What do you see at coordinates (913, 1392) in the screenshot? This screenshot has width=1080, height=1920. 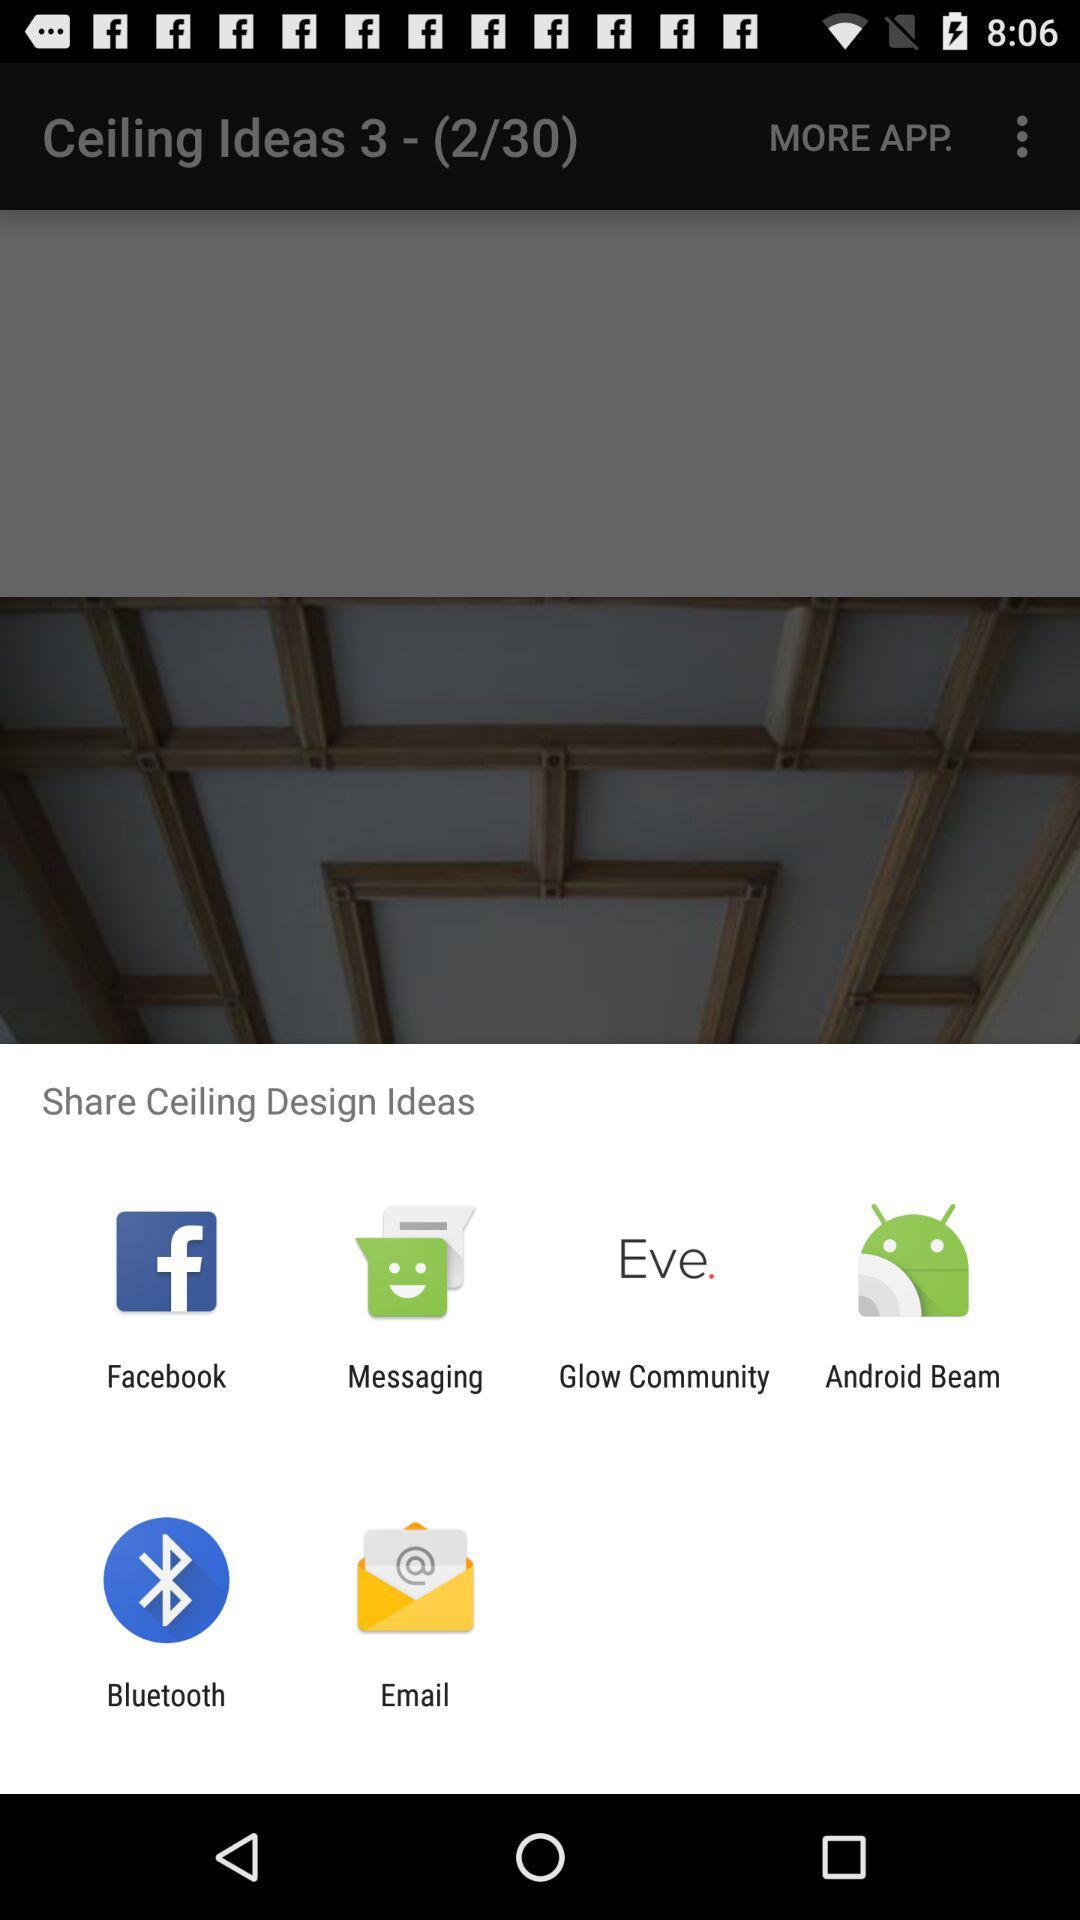 I see `icon to the right of the glow community` at bounding box center [913, 1392].